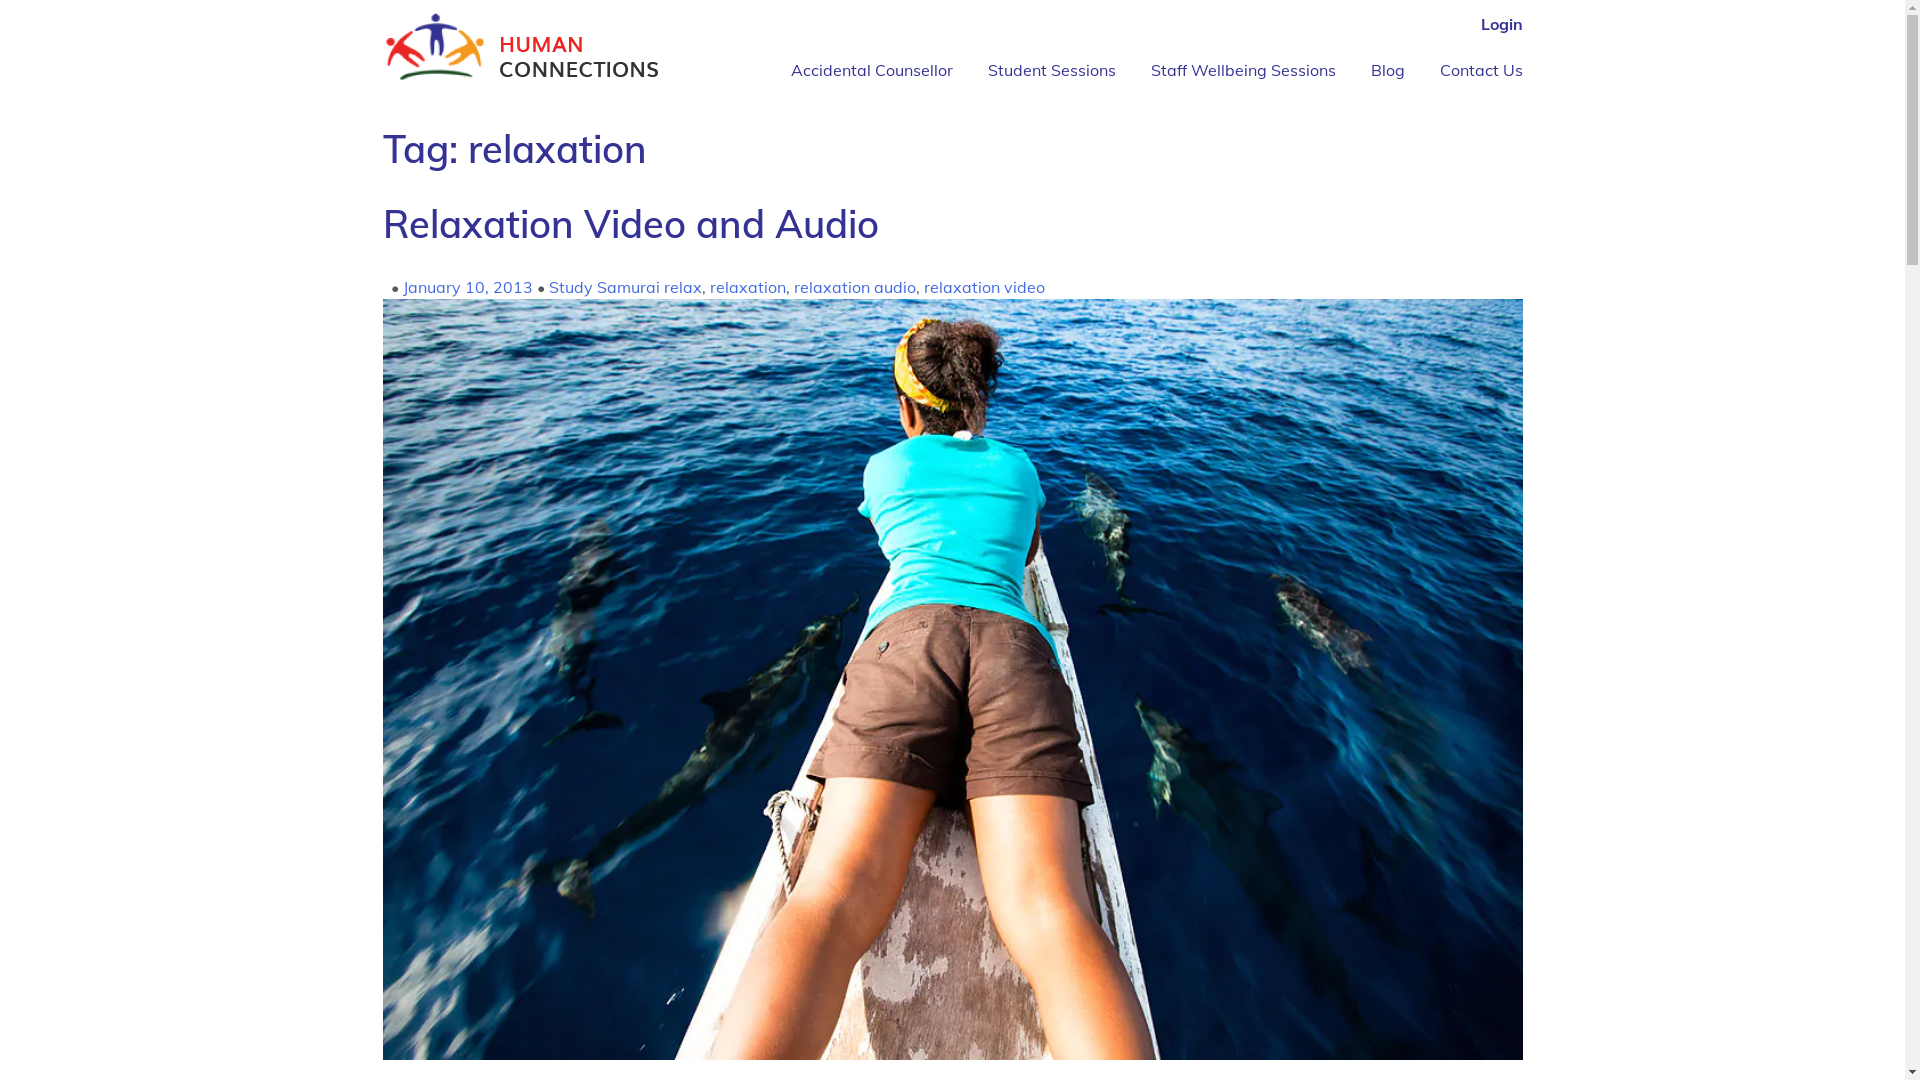 The image size is (1920, 1080). I want to click on 'Student Sessions', so click(1050, 68).